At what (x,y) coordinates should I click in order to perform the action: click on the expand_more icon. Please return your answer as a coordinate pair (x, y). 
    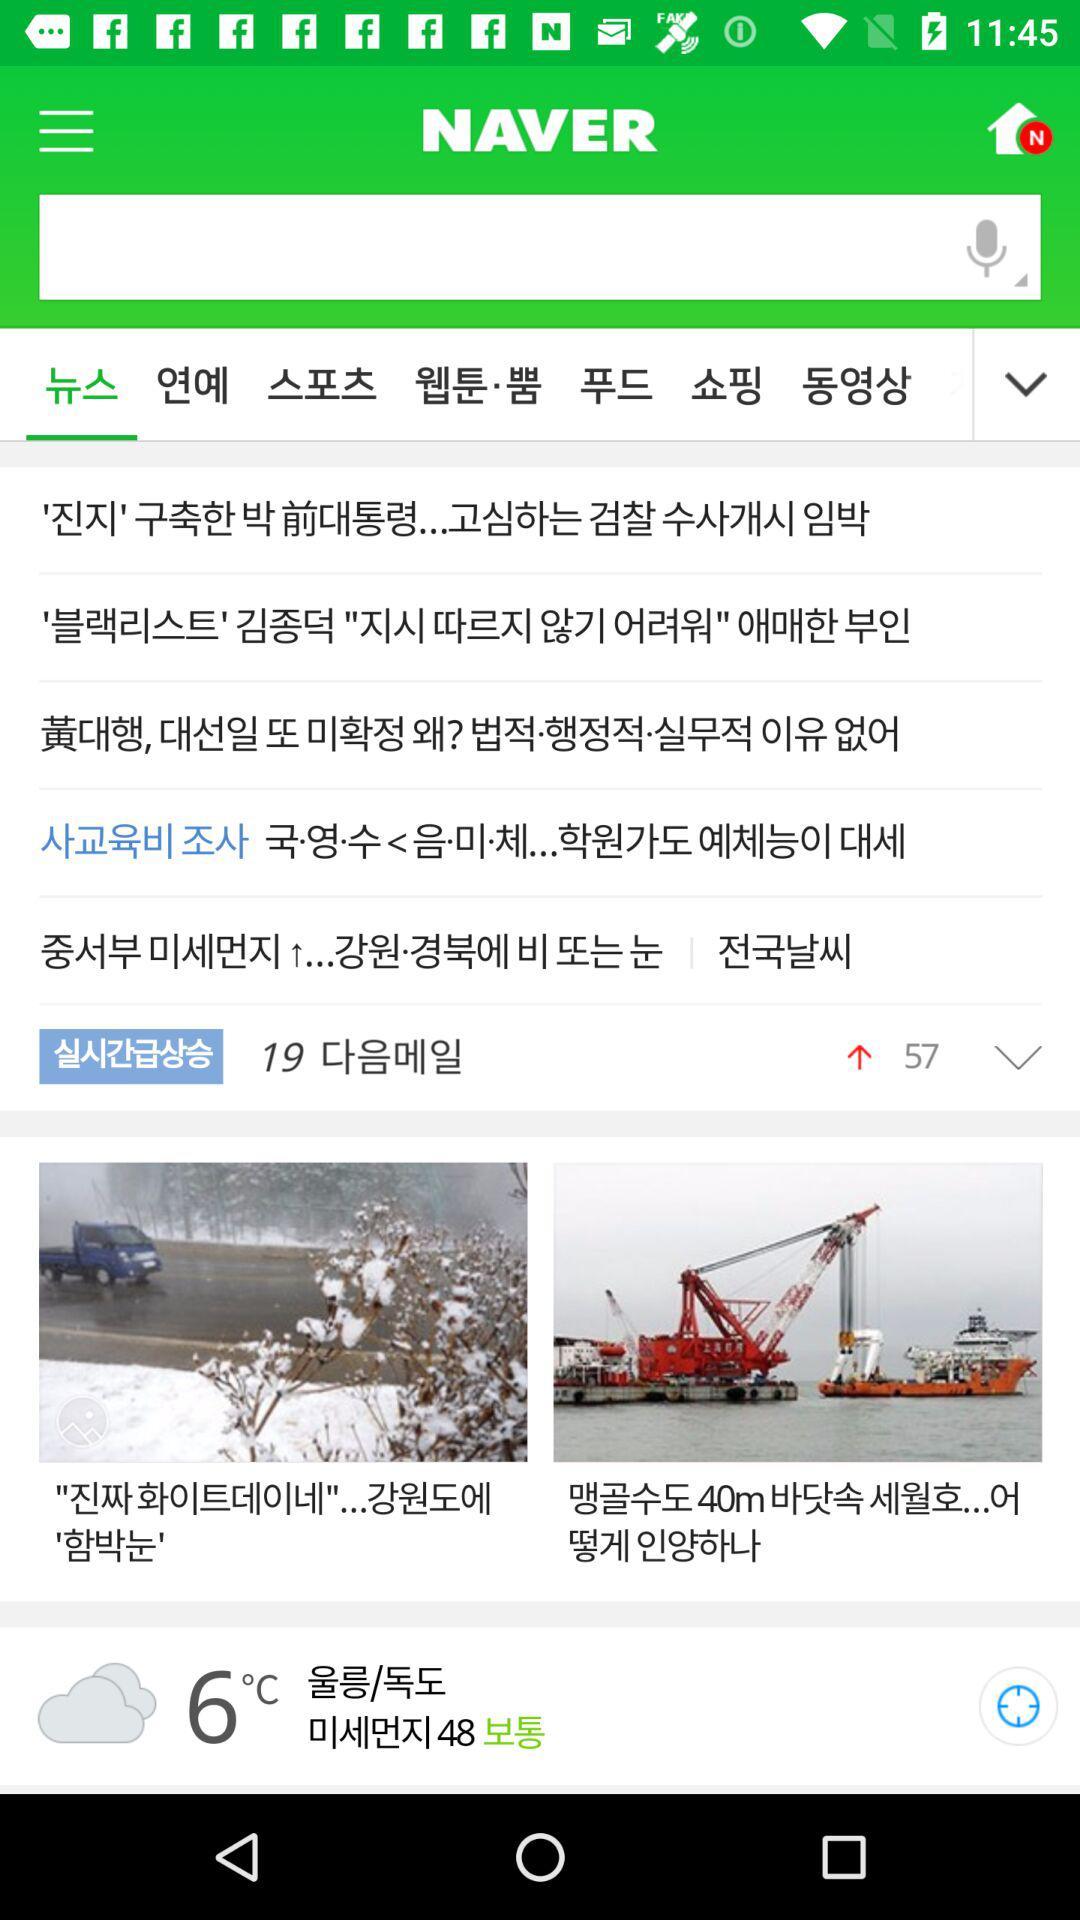
    Looking at the image, I should click on (1026, 385).